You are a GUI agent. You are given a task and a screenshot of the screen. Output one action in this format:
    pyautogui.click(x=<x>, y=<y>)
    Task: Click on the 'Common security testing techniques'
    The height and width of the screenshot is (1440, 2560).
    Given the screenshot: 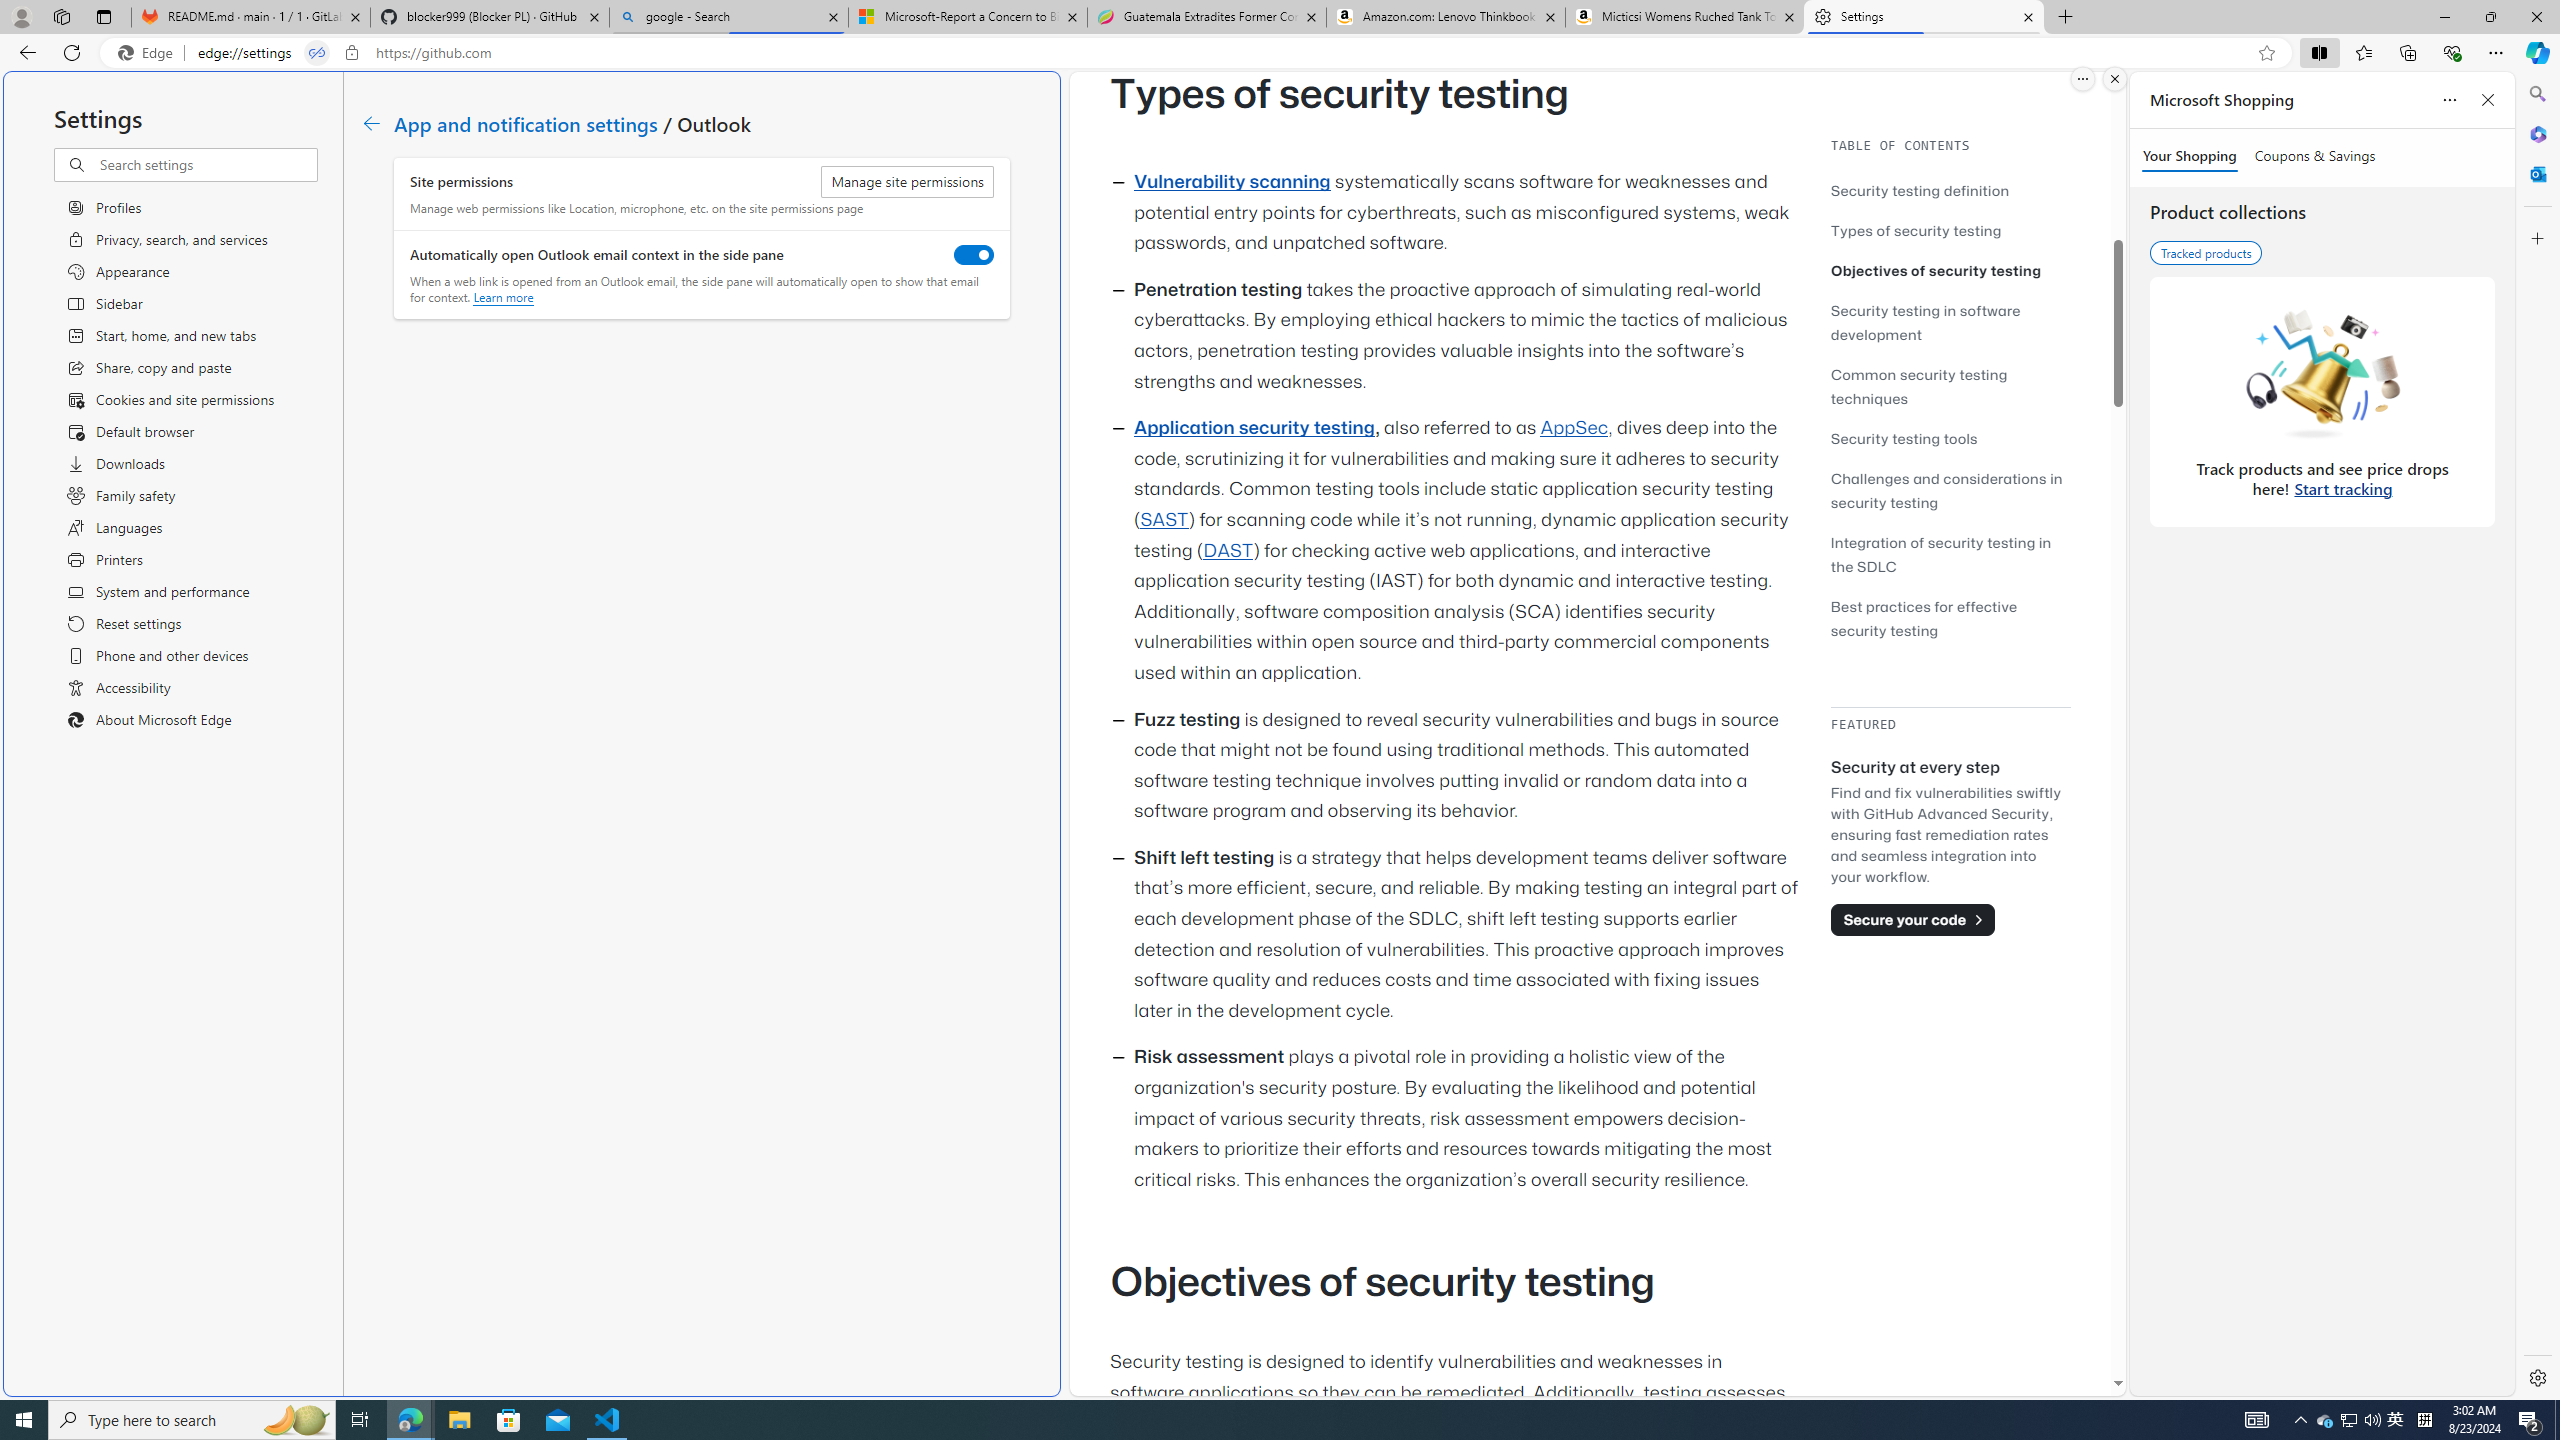 What is the action you would take?
    pyautogui.click(x=1917, y=386)
    